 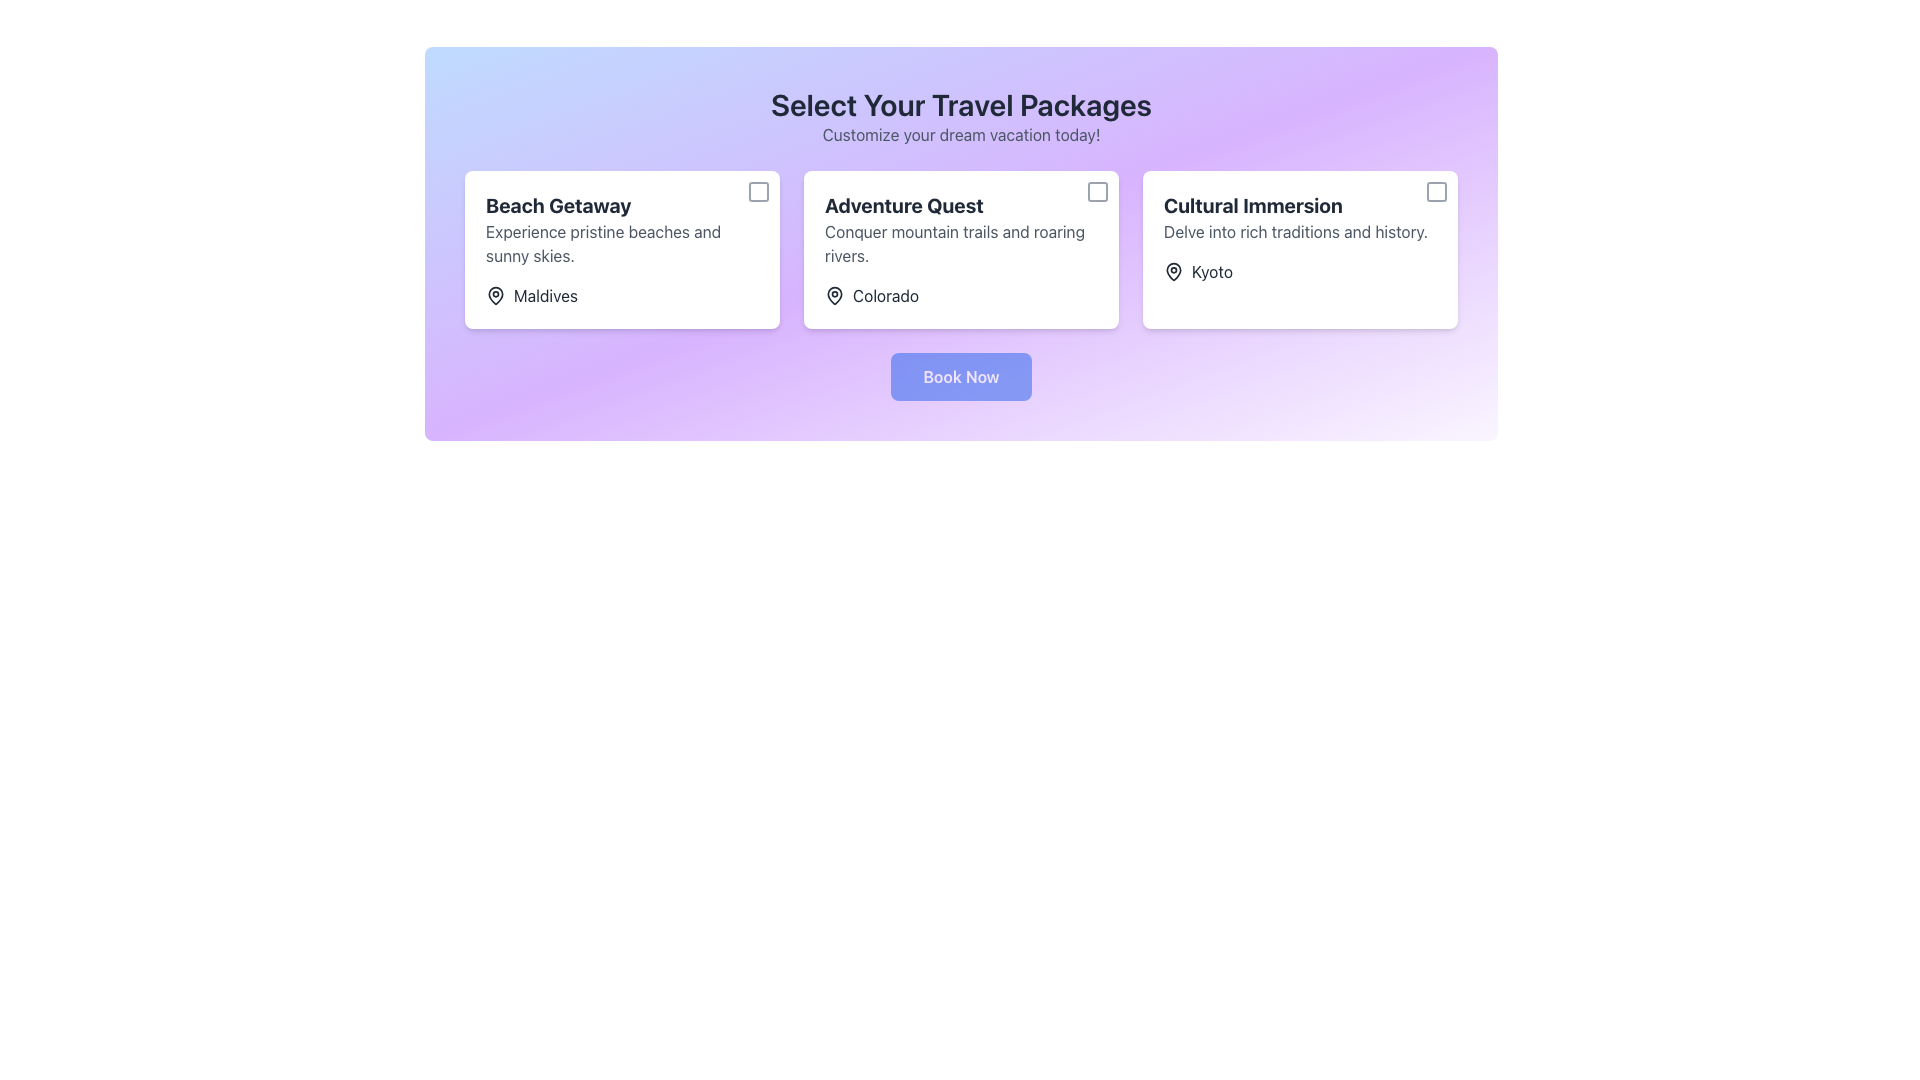 What do you see at coordinates (835, 294) in the screenshot?
I see `the map pin icon located above the text 'Colorado' in the 'Adventure Quest' card` at bounding box center [835, 294].